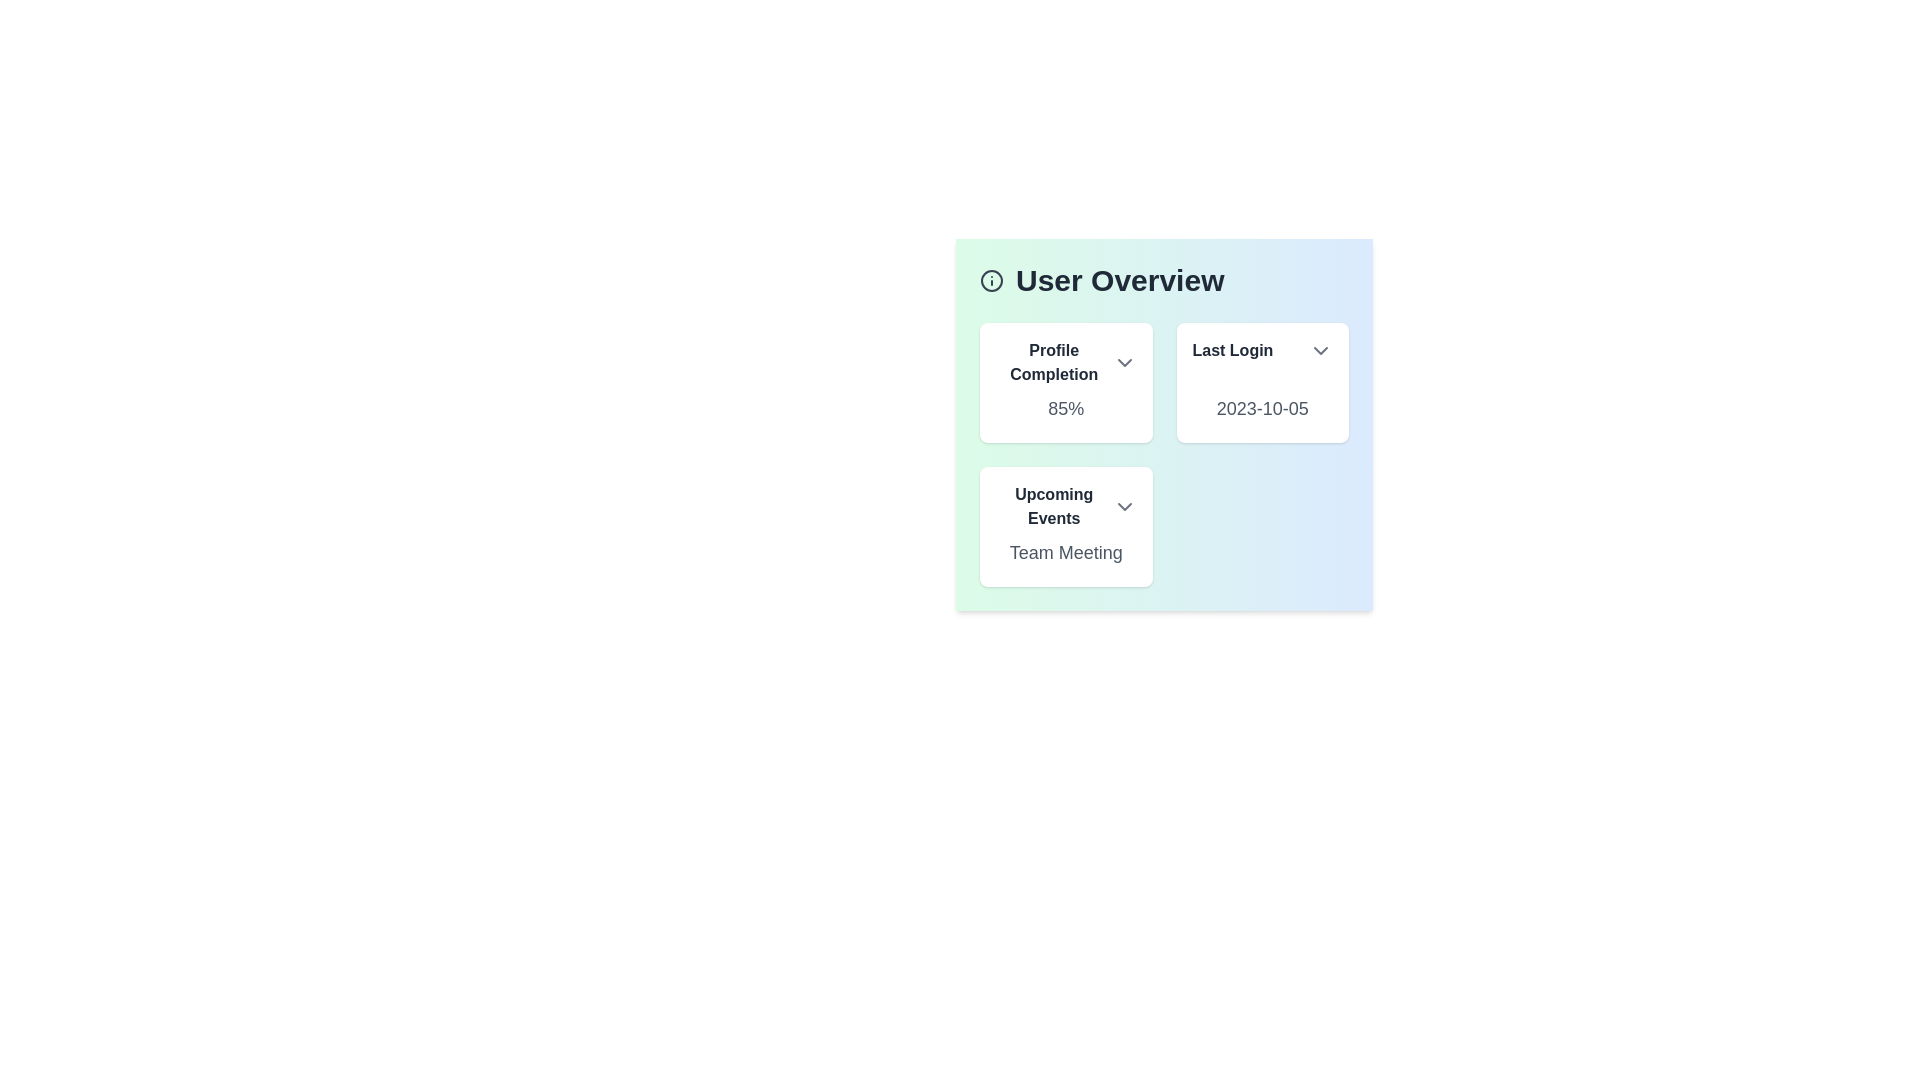 This screenshot has width=1920, height=1080. I want to click on the downward-facing chevron icon, which is gray in color and positioned to the far-right of the 'Last Login' label, so click(1320, 350).